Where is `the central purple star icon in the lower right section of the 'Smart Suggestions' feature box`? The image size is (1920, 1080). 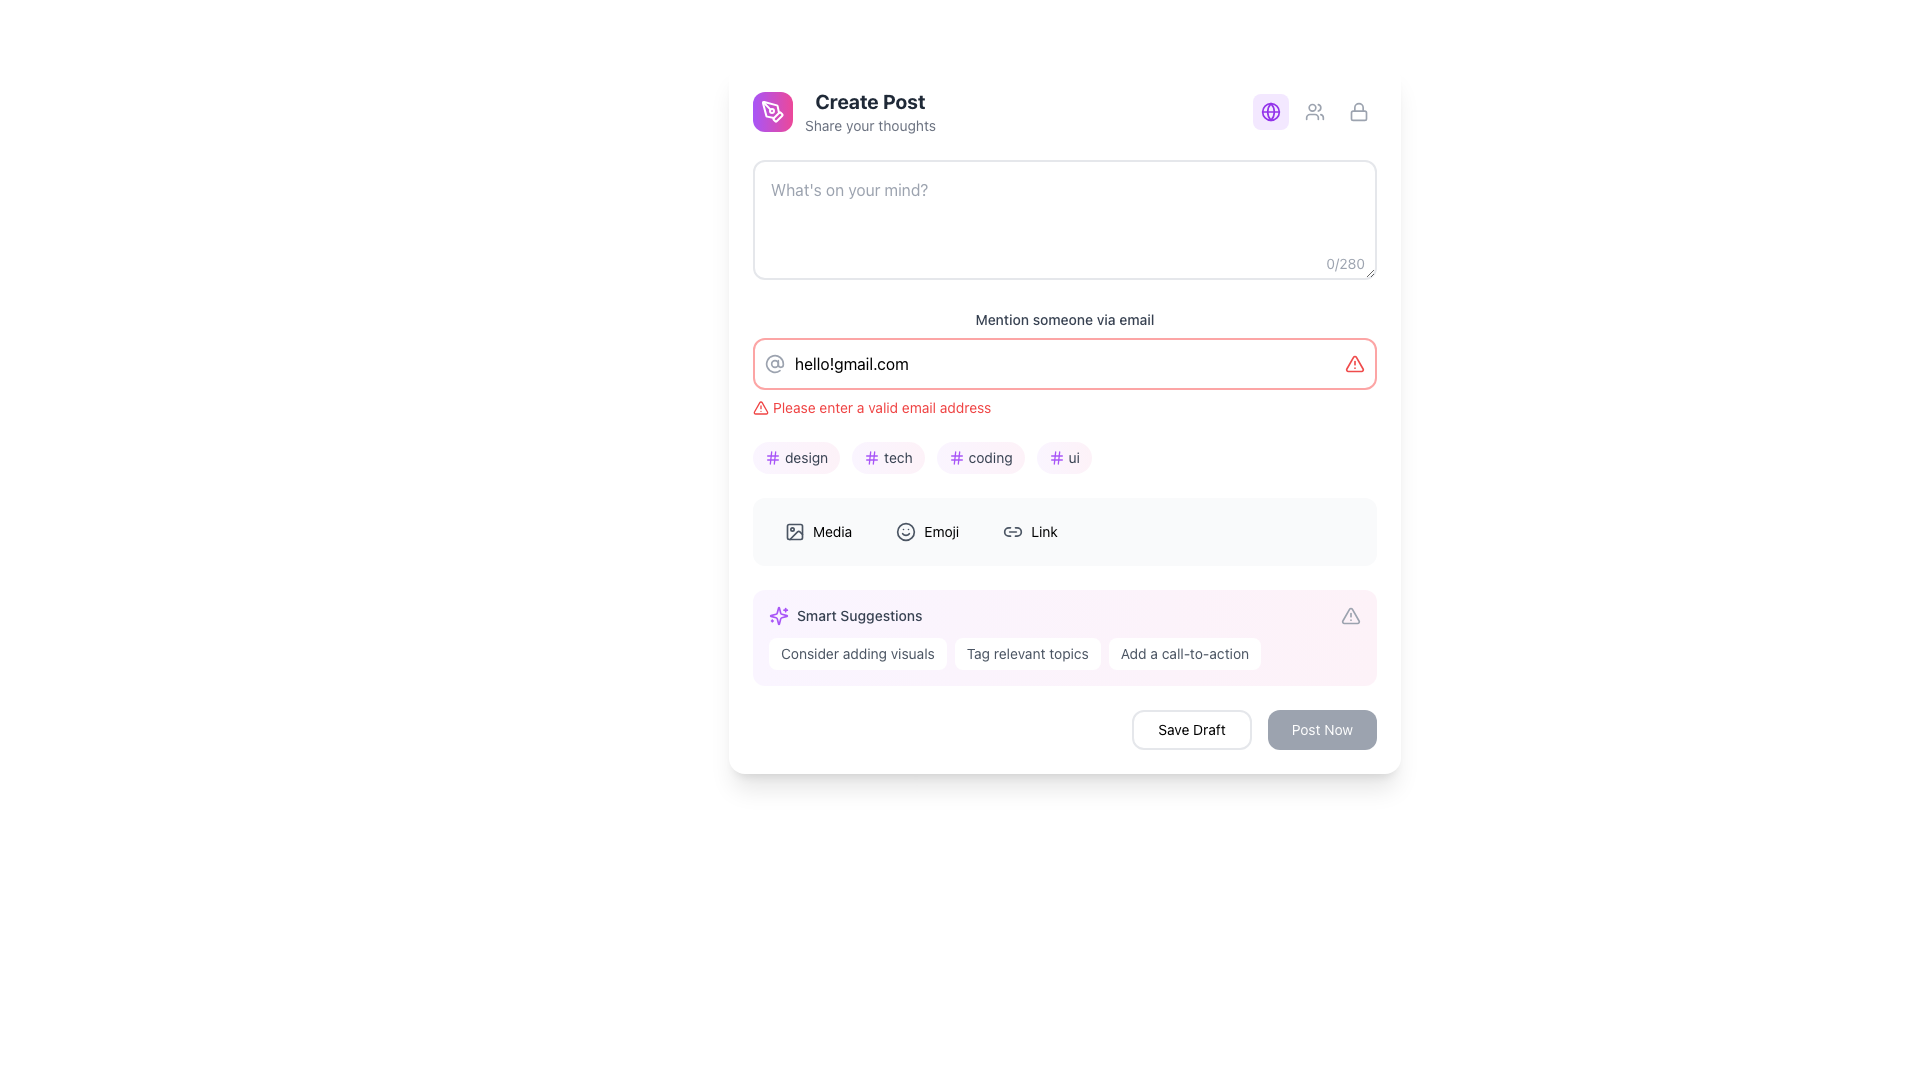
the central purple star icon in the lower right section of the 'Smart Suggestions' feature box is located at coordinates (777, 615).